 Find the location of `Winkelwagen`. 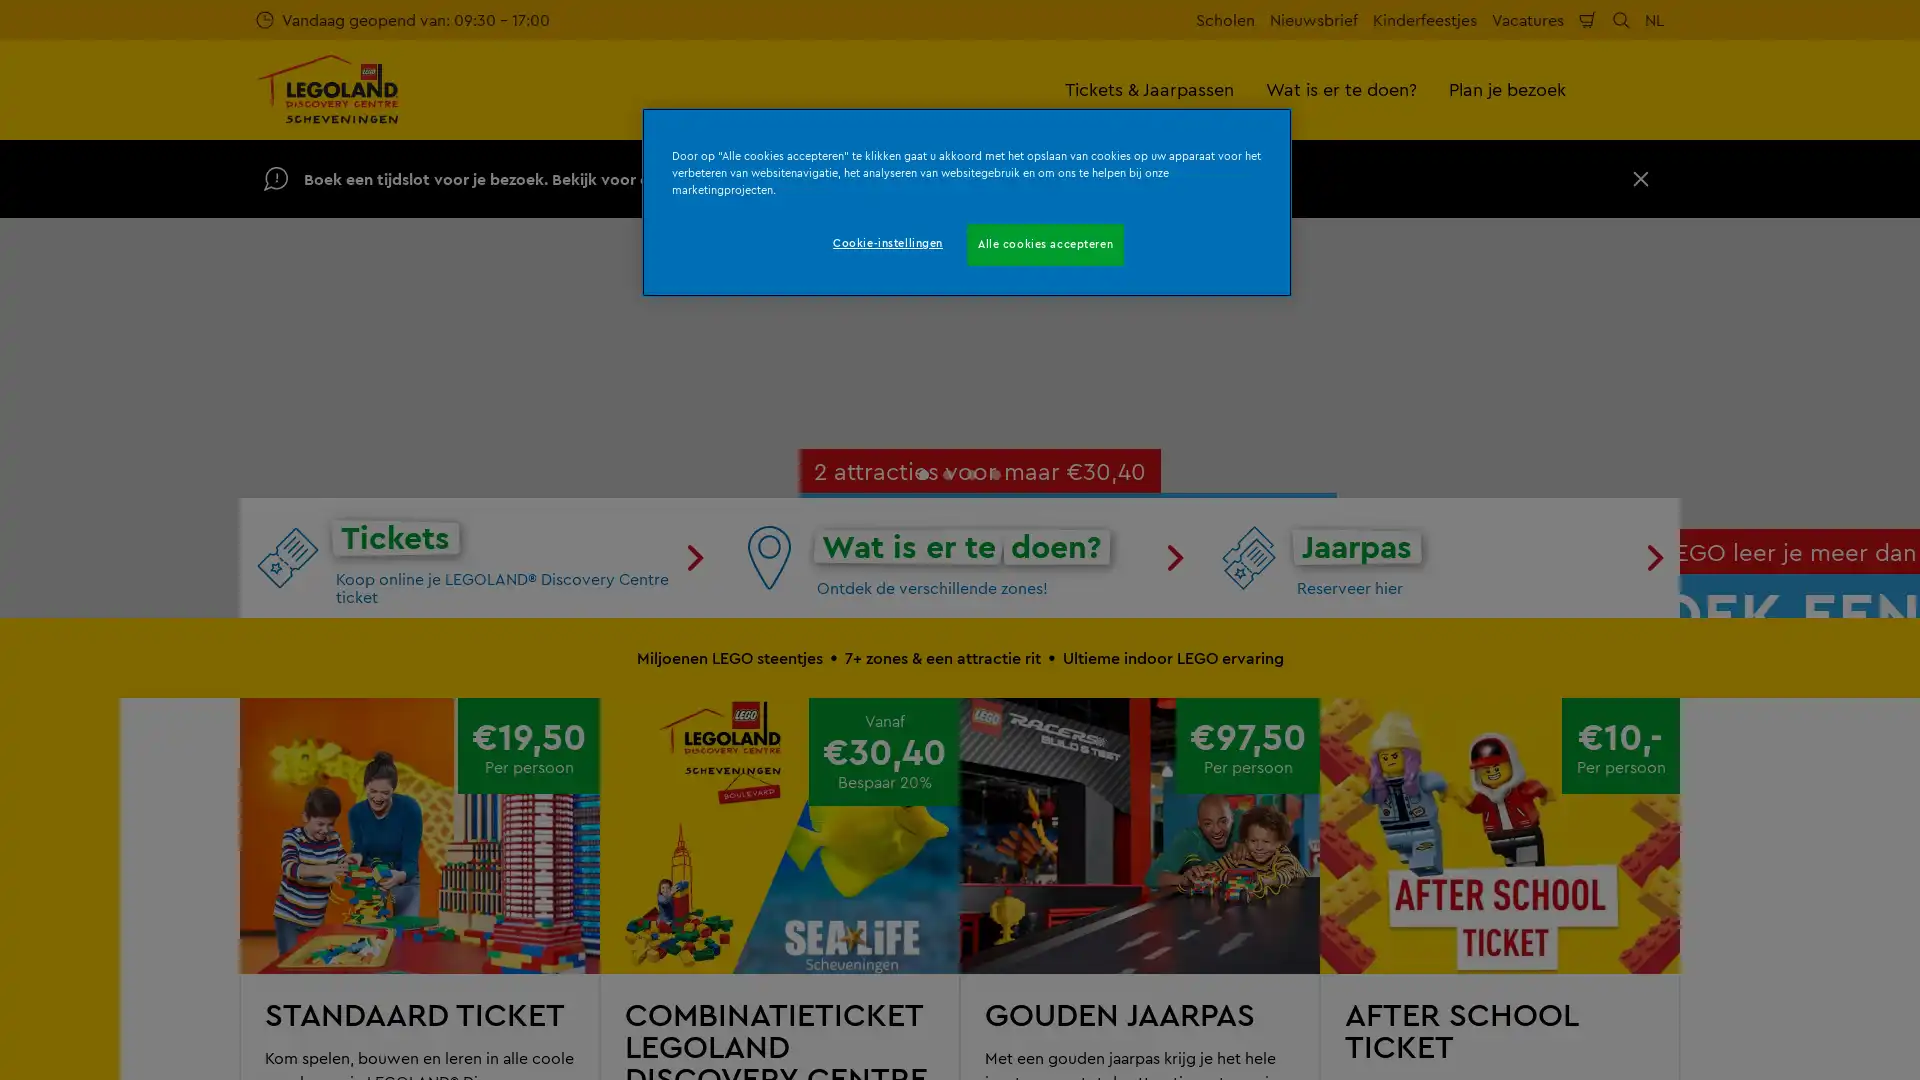

Winkelwagen is located at coordinates (1587, 19).